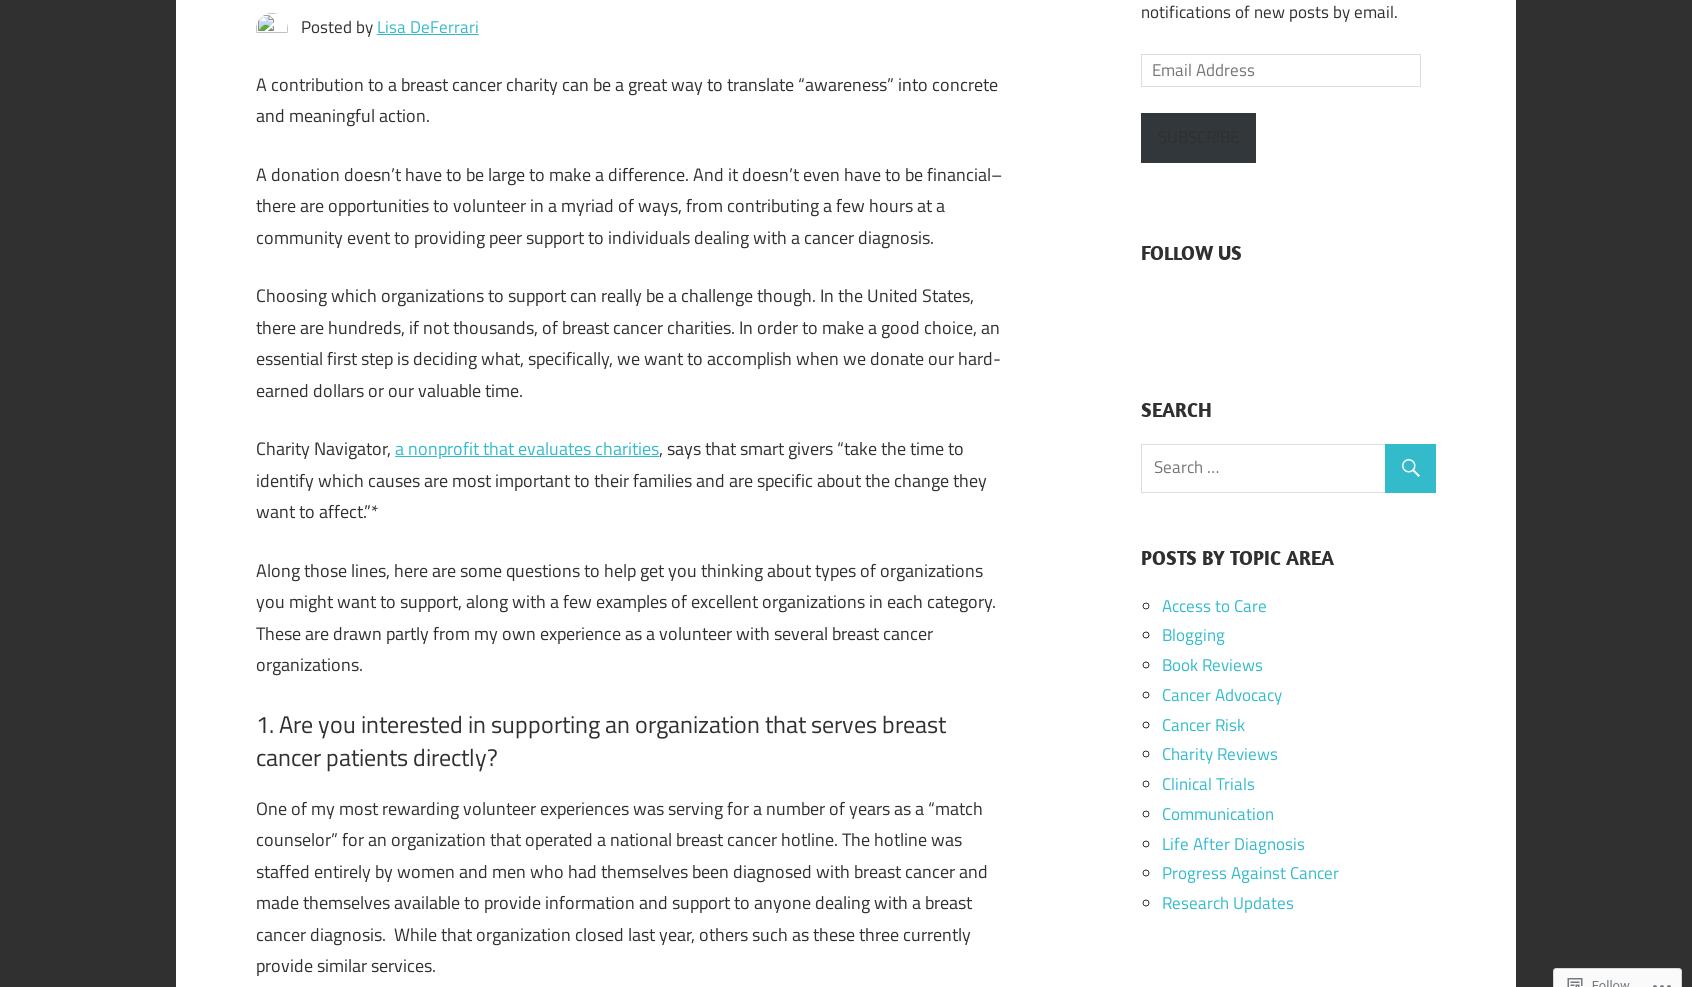 Image resolution: width=1692 pixels, height=987 pixels. What do you see at coordinates (1214, 604) in the screenshot?
I see `'Access to Care'` at bounding box center [1214, 604].